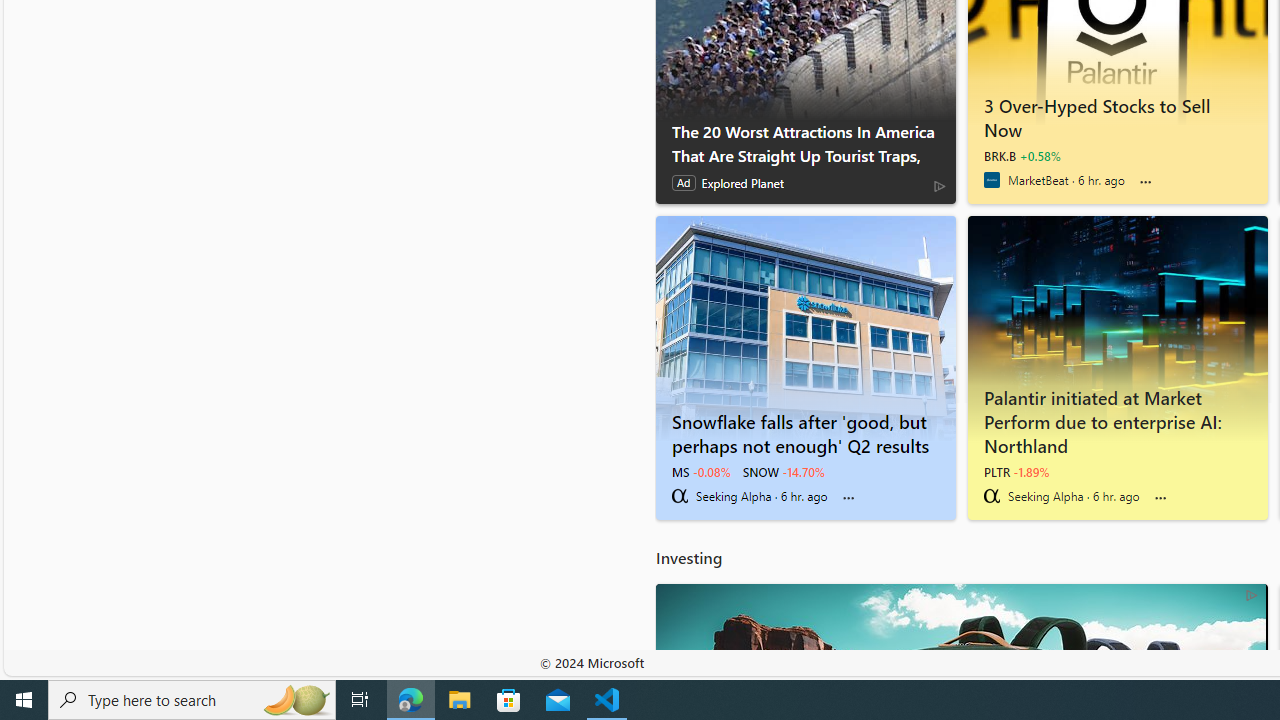 This screenshot has height=720, width=1280. I want to click on 'PLTR -1.89%', so click(1016, 471).